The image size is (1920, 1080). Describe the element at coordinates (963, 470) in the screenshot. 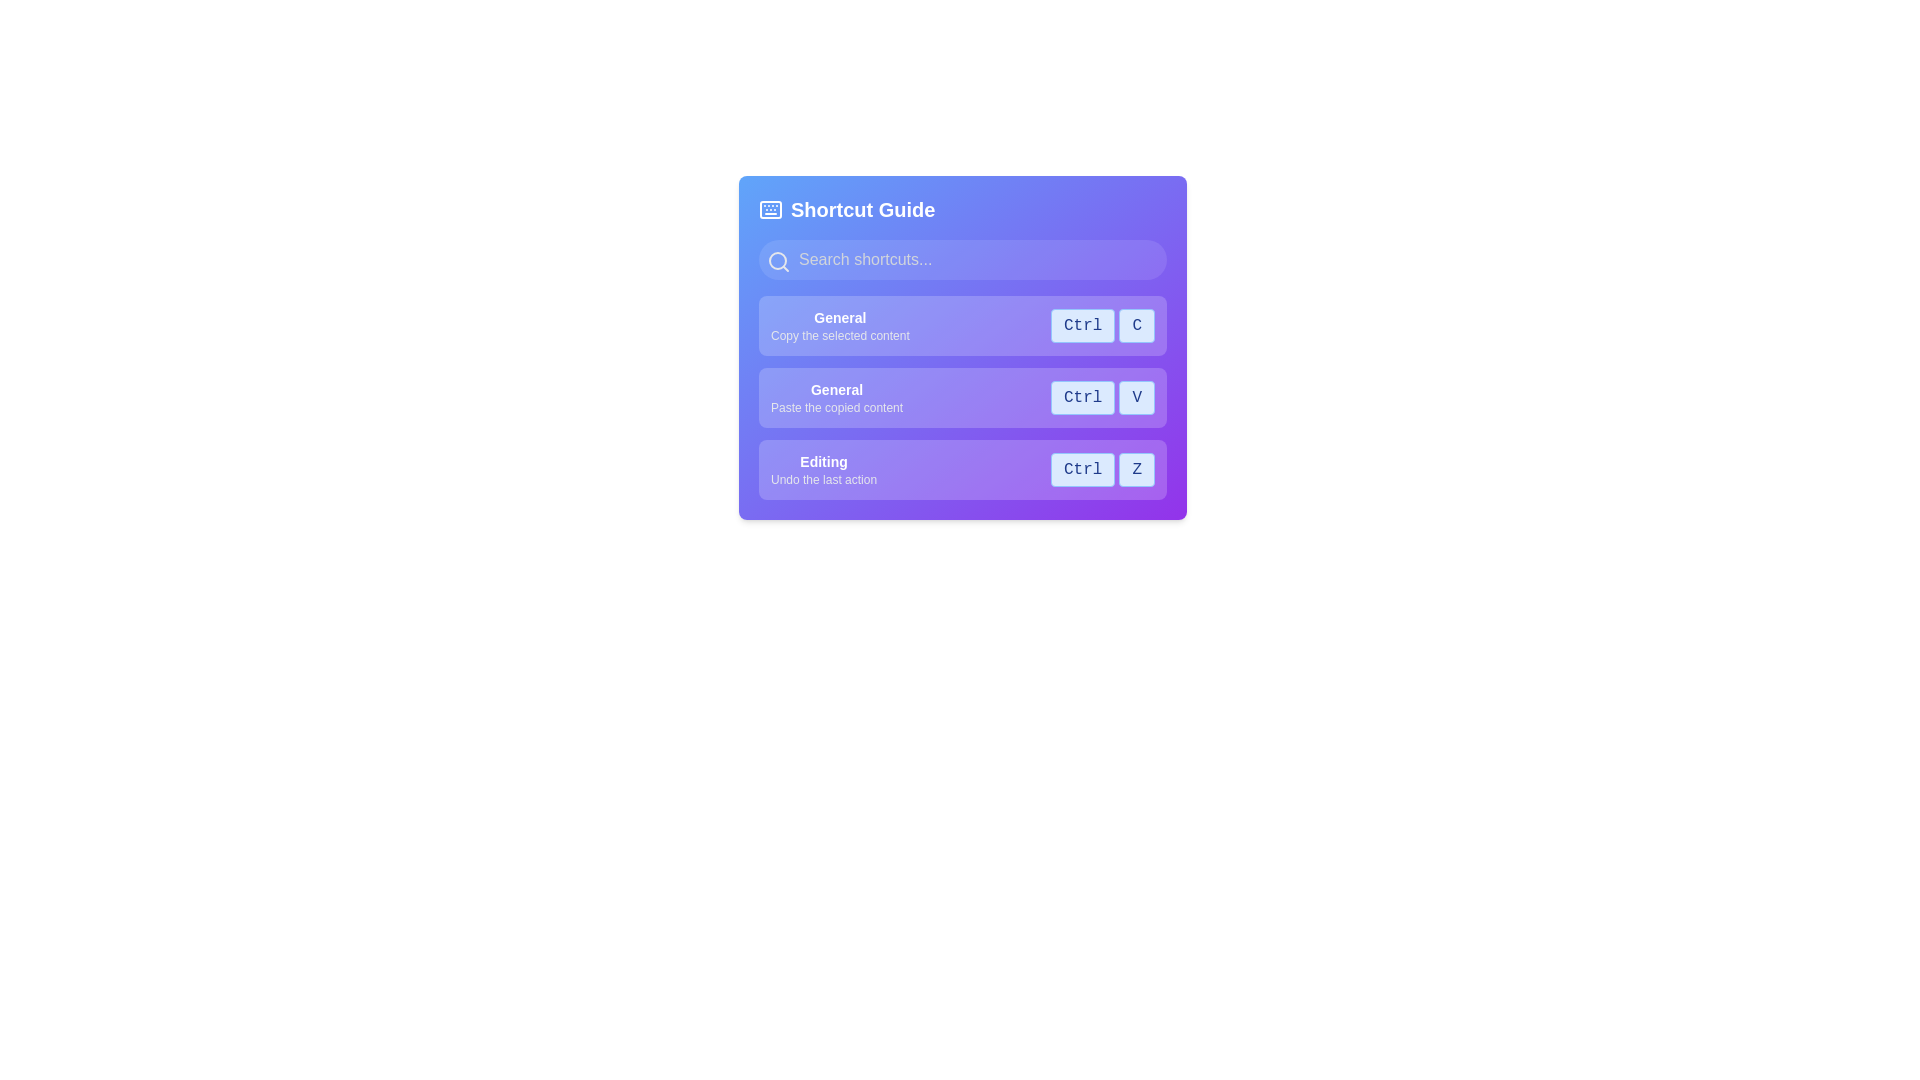

I see `the 'Ctrl' button` at that location.